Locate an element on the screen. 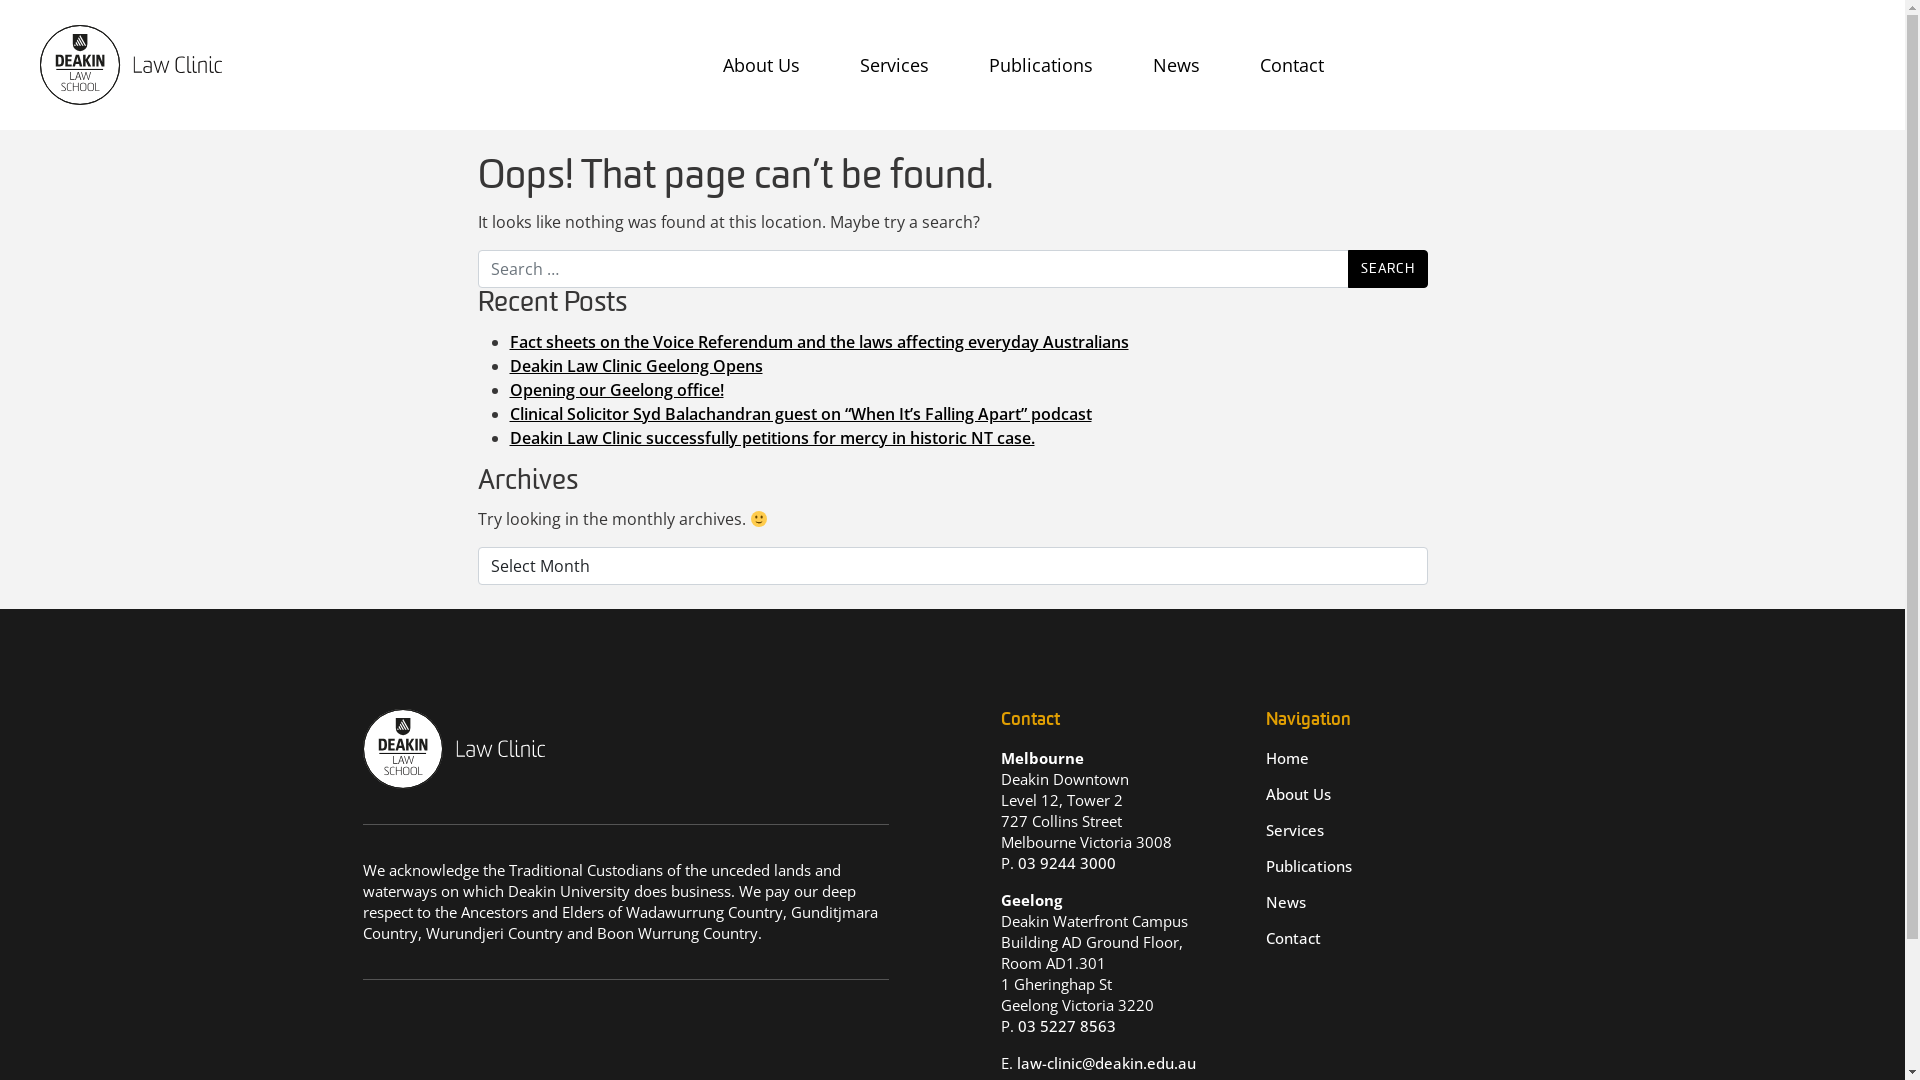 The image size is (1920, 1080). 'Deakin Law Clinic Geelong Opens' is located at coordinates (635, 366).